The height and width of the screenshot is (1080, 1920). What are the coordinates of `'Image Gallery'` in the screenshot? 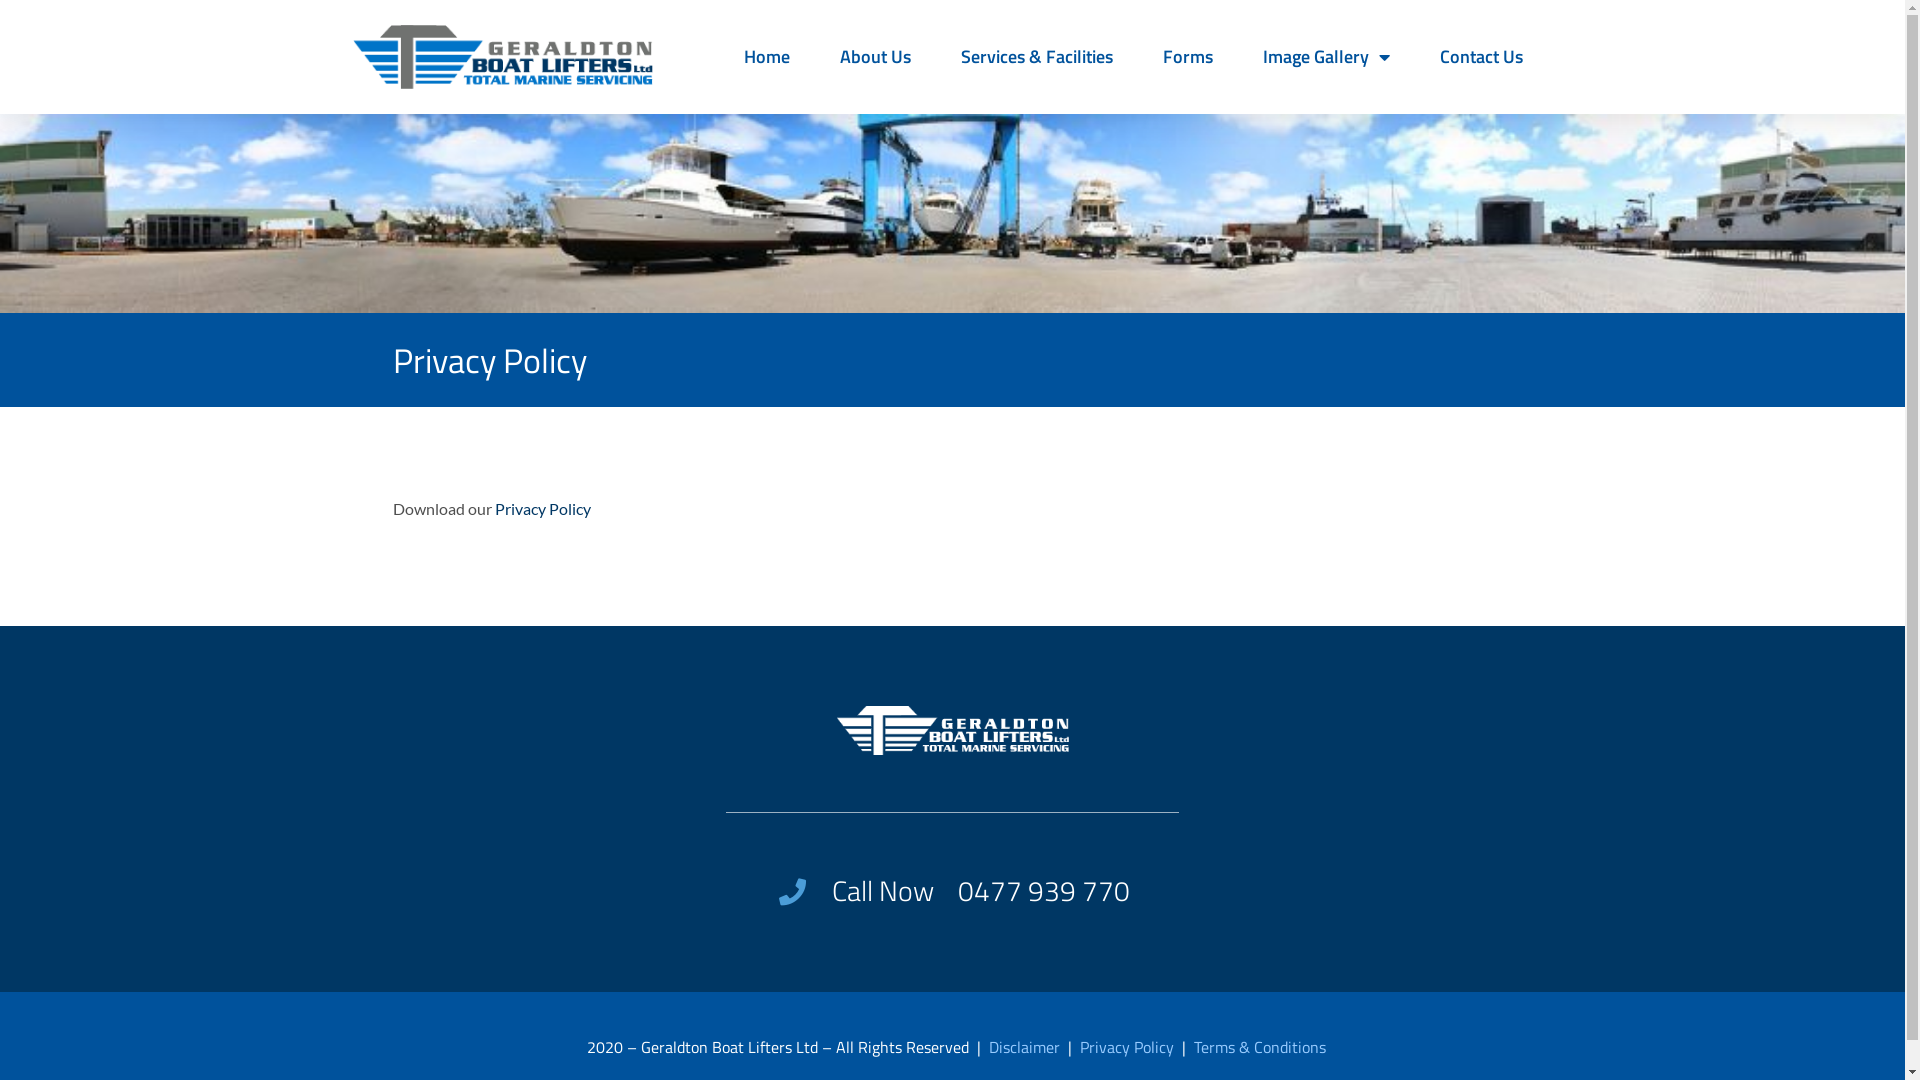 It's located at (1325, 56).